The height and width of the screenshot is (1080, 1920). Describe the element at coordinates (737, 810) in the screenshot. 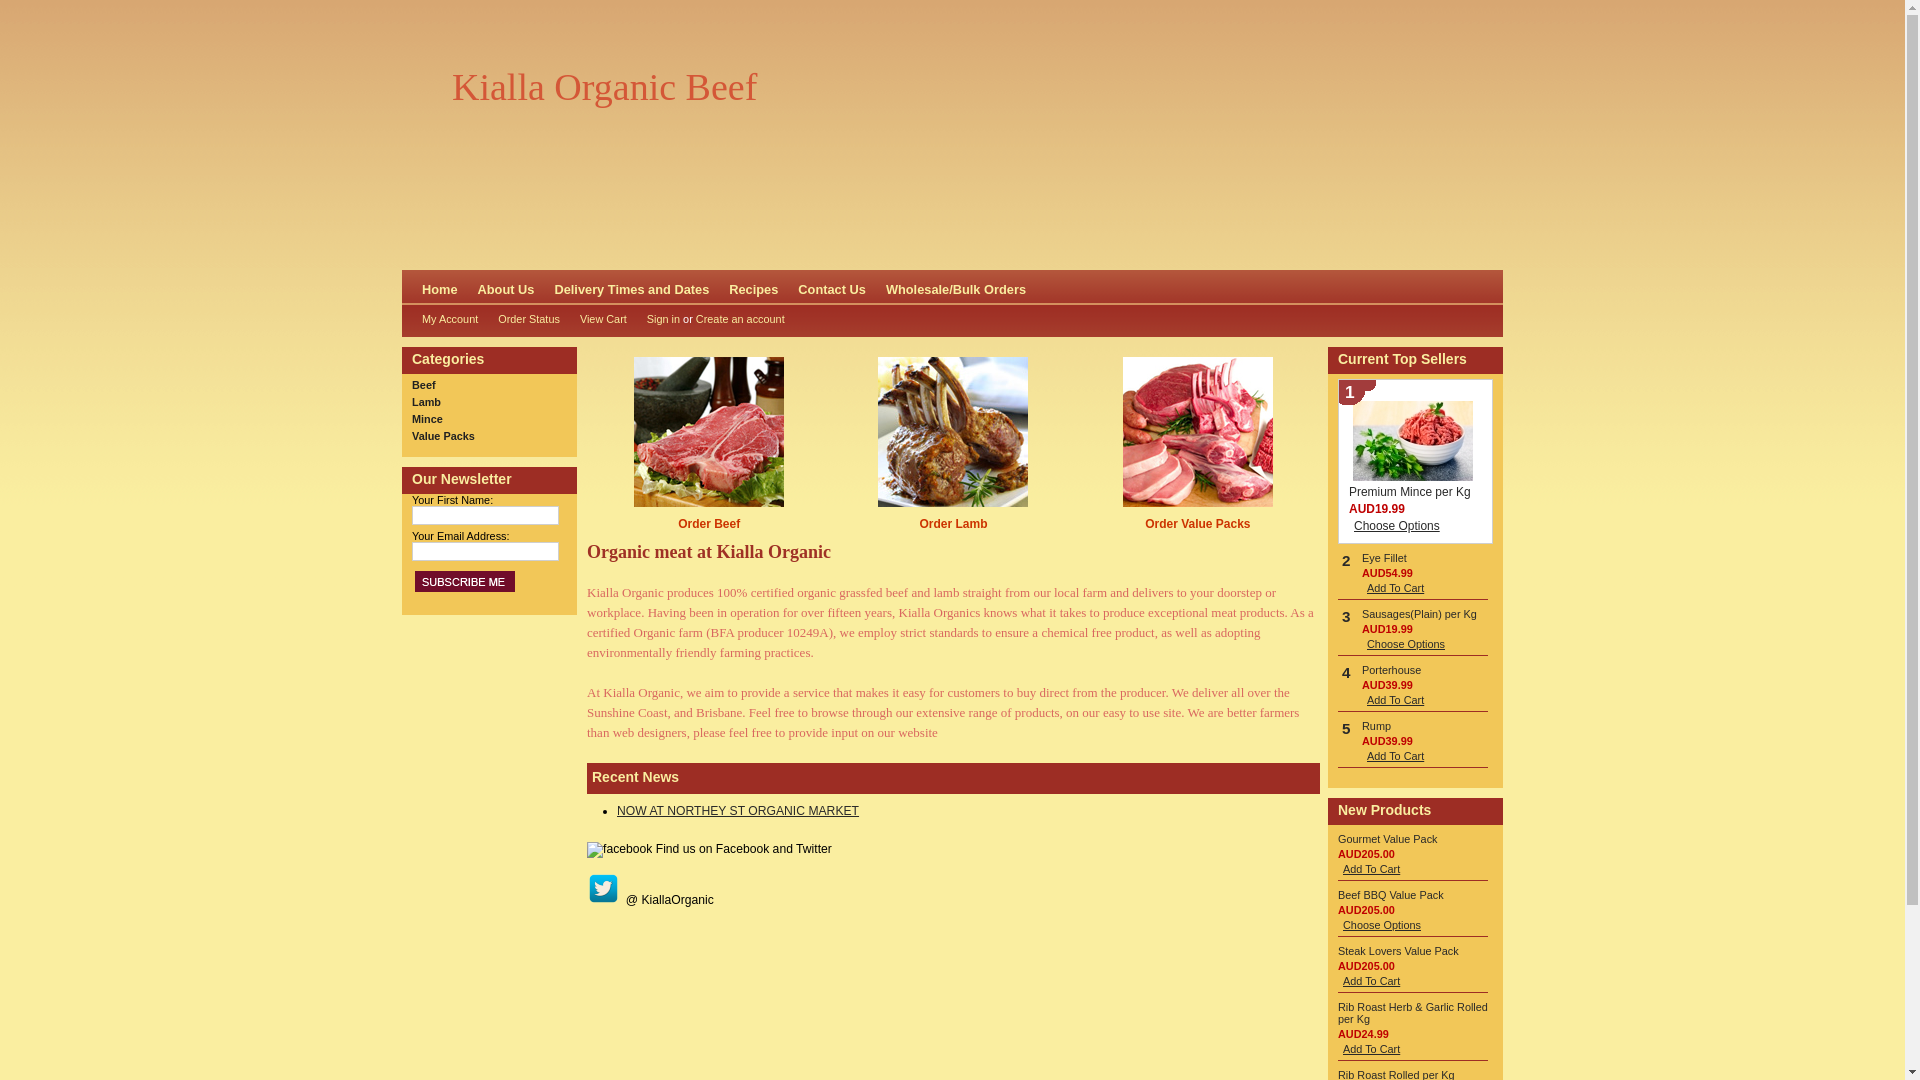

I see `'NOW AT NORTHEY ST ORGANIC MARKET'` at that location.